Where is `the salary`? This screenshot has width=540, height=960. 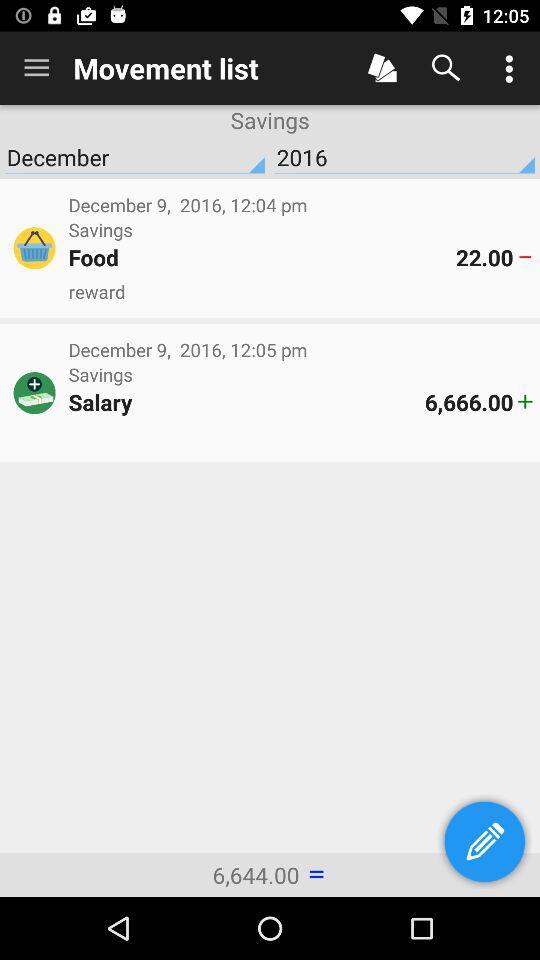 the salary is located at coordinates (246, 401).